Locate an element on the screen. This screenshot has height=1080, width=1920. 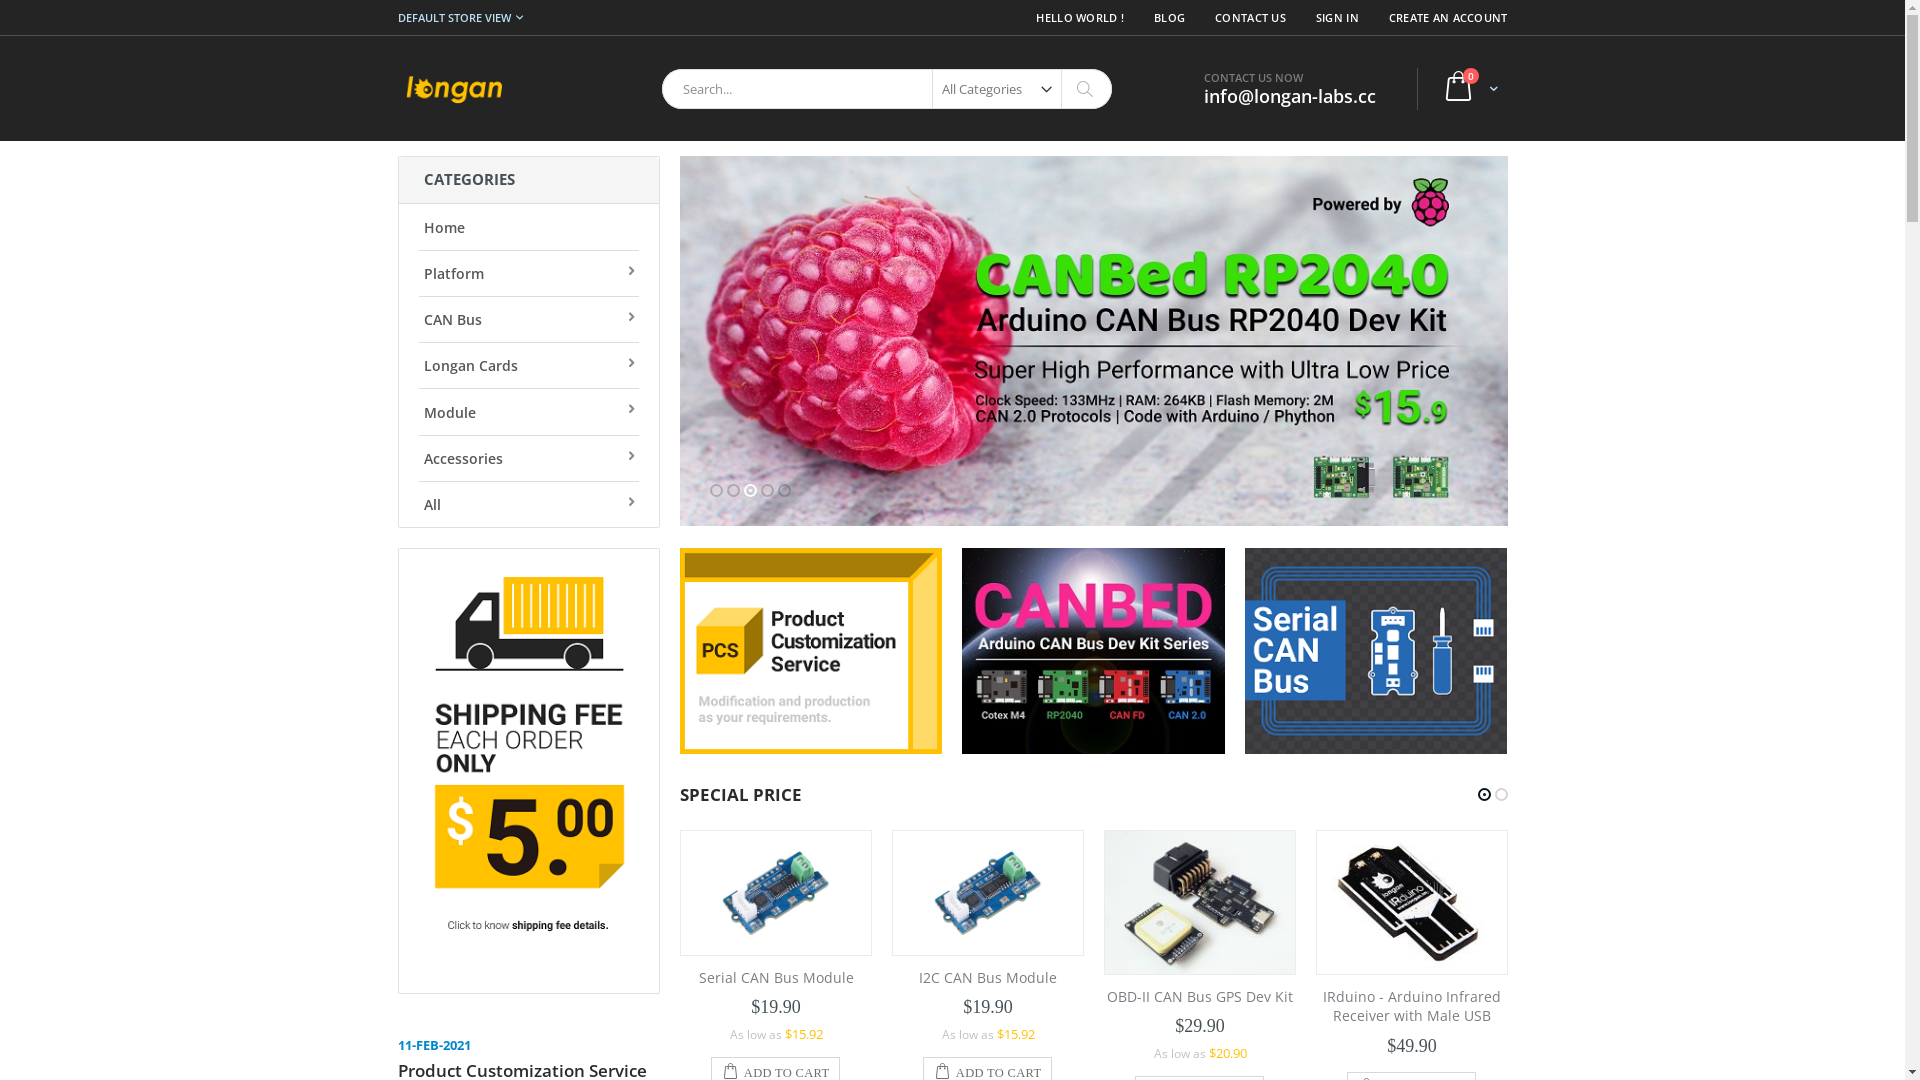
'BLOG' is located at coordinates (1169, 17).